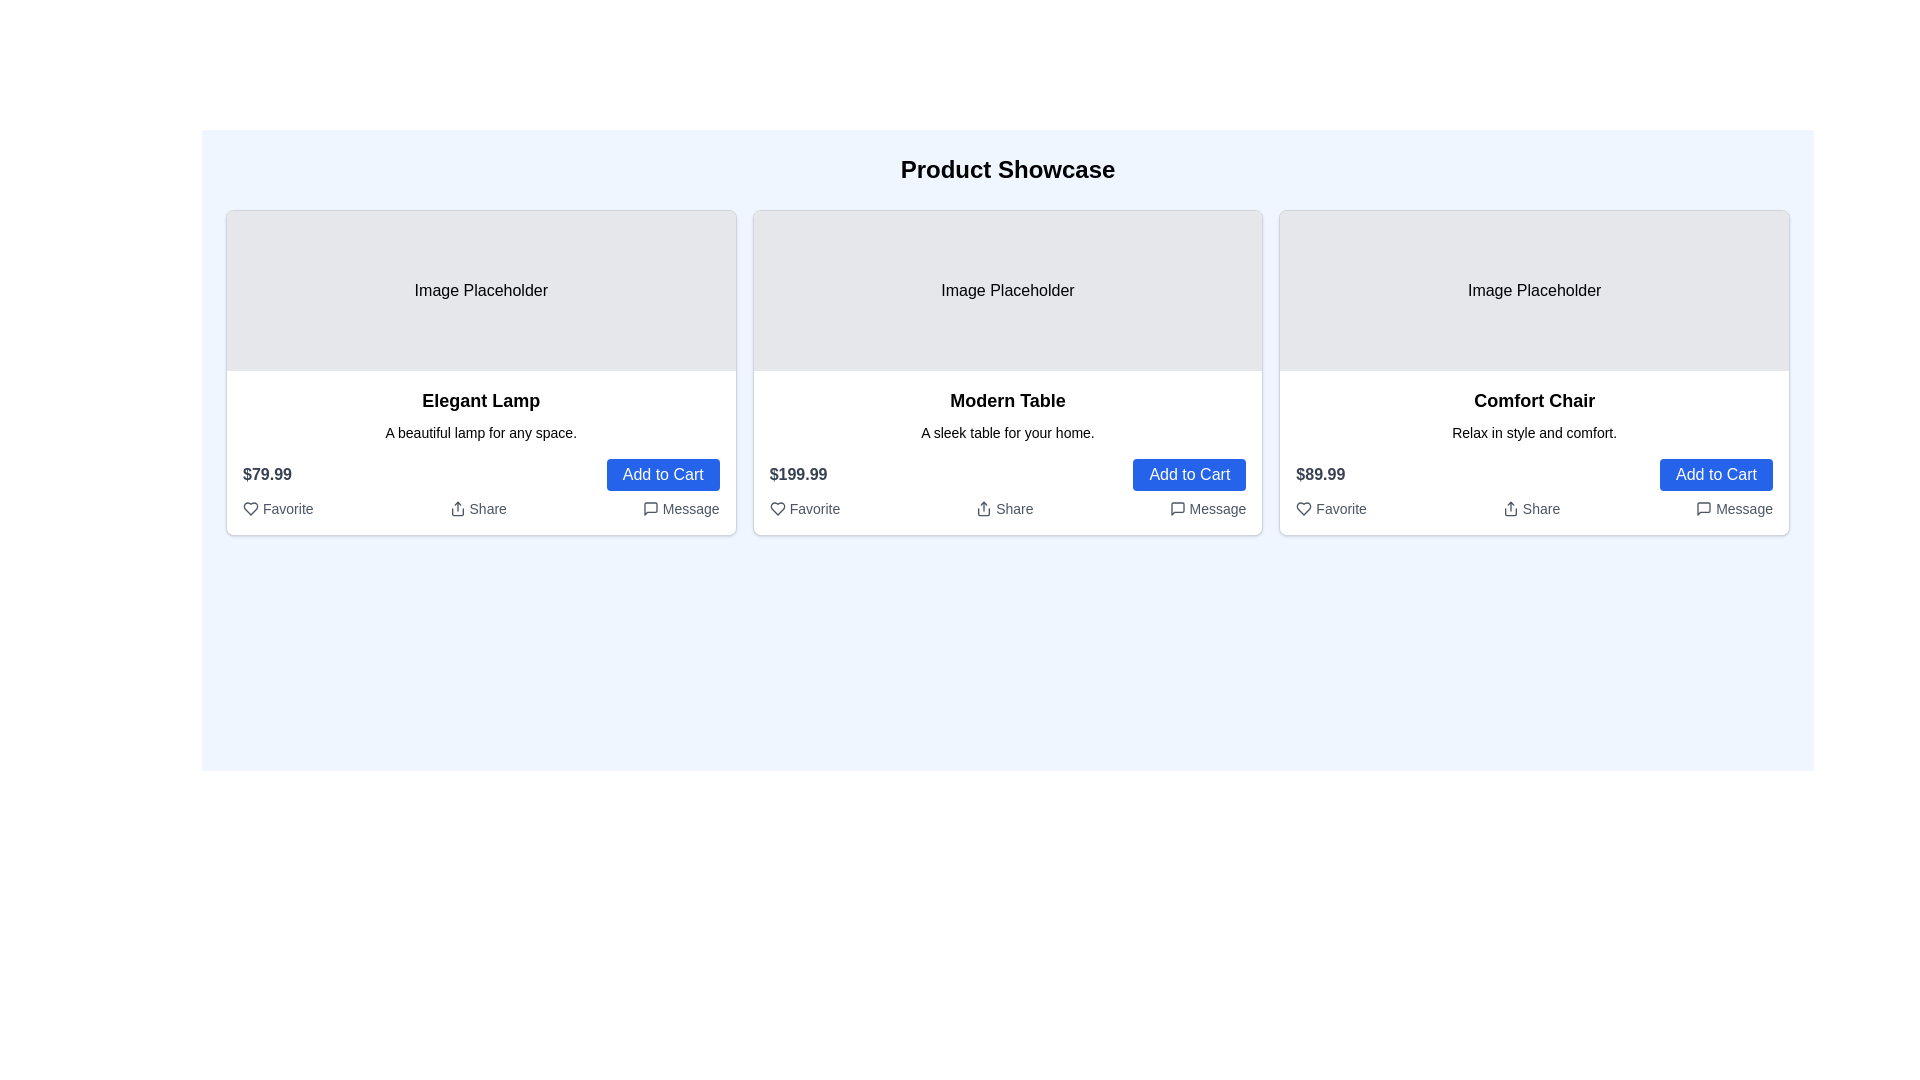 The width and height of the screenshot is (1920, 1080). Describe the element at coordinates (681, 508) in the screenshot. I see `the 'Message' button located to the far right of the options 'Favorite' and 'Share'` at that location.